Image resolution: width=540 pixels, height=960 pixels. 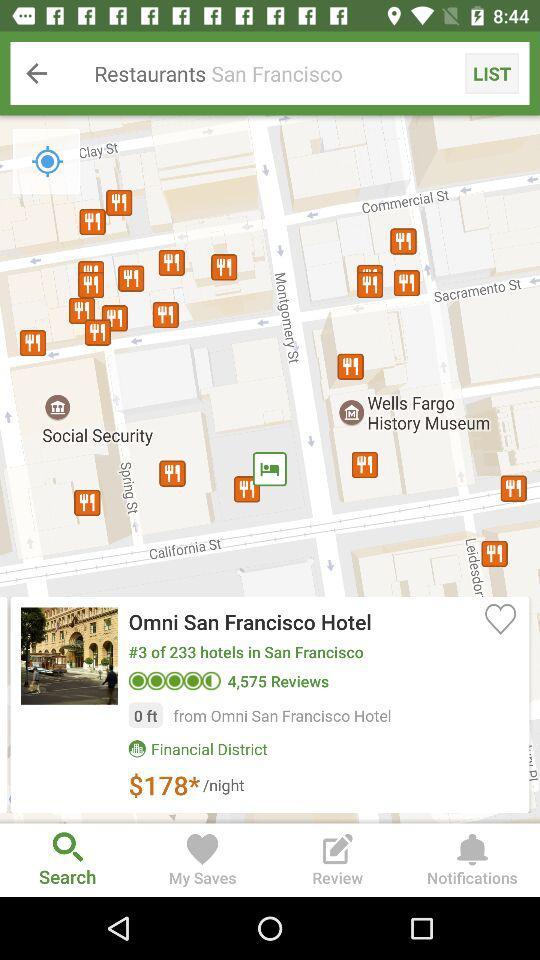 What do you see at coordinates (499, 617) in the screenshot?
I see `item below the restaurants san francisco icon` at bounding box center [499, 617].